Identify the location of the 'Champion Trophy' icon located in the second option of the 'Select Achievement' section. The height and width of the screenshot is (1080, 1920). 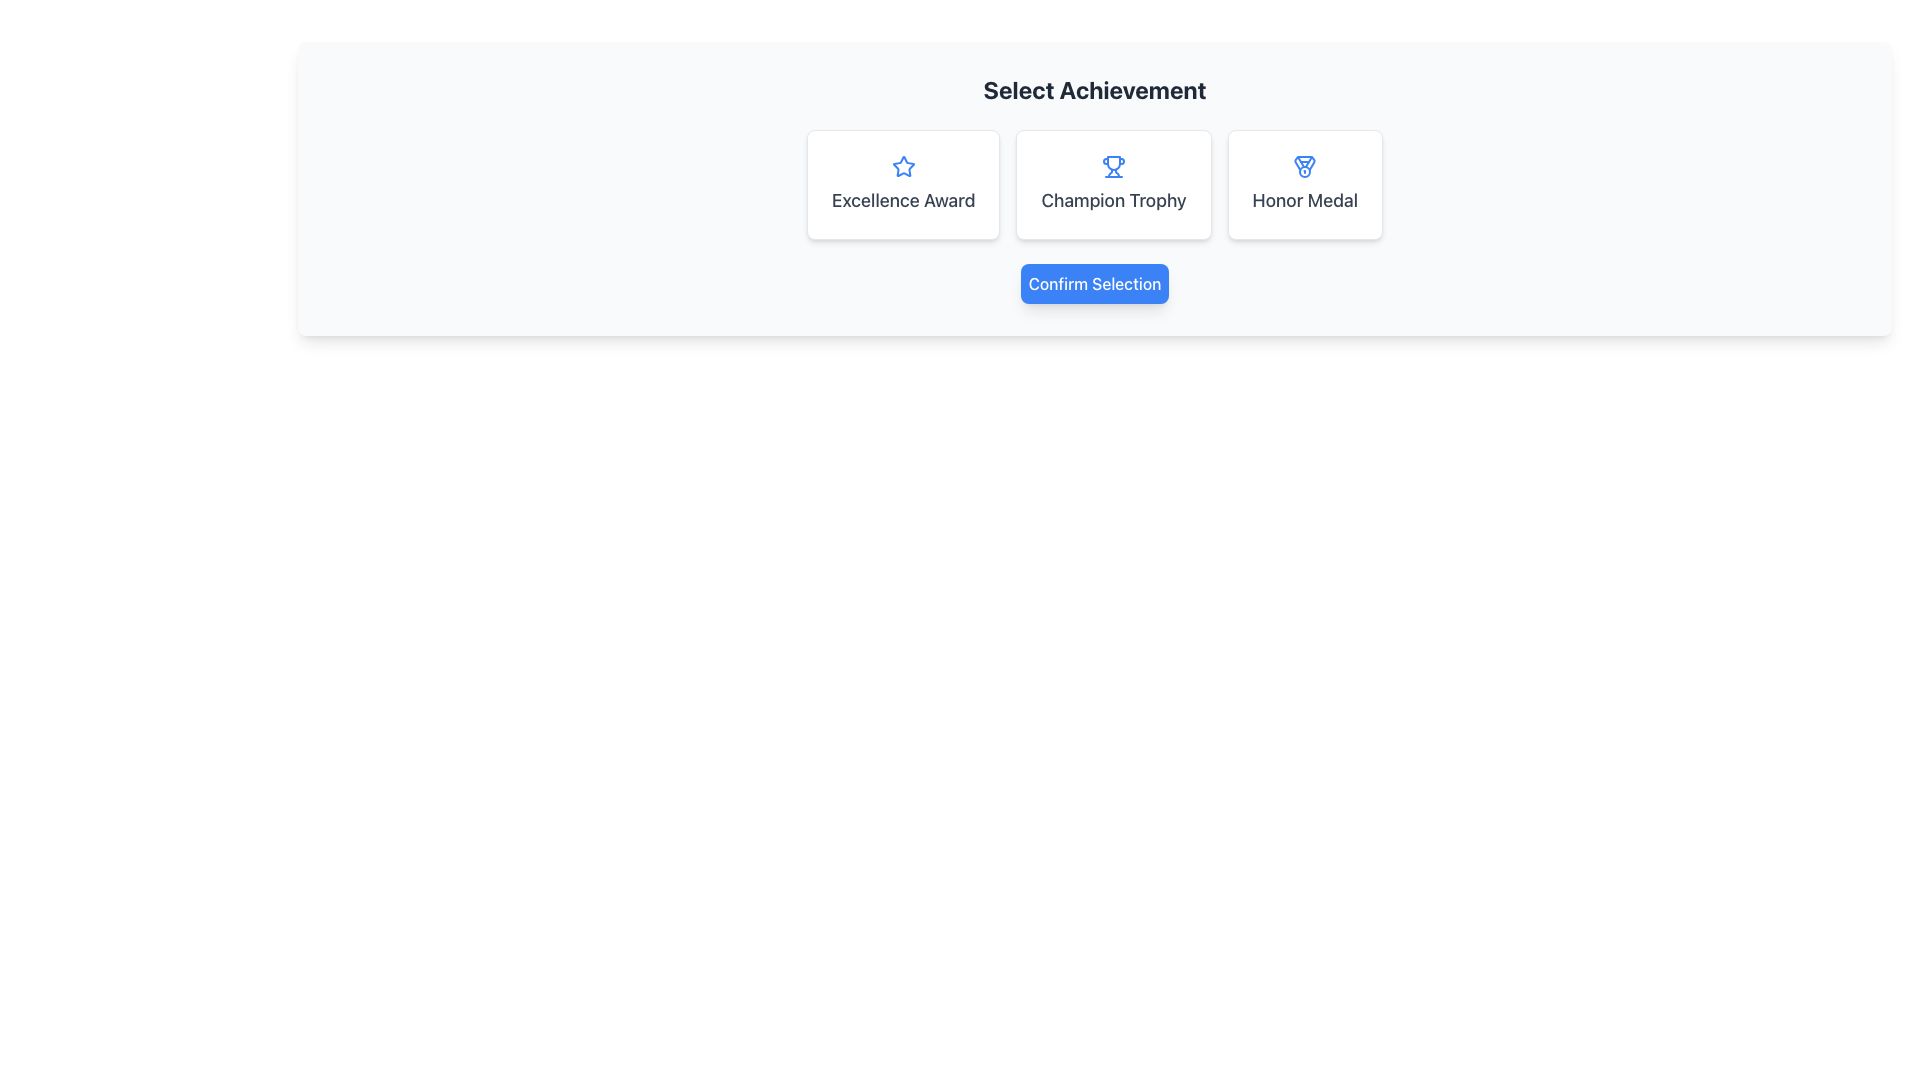
(1112, 165).